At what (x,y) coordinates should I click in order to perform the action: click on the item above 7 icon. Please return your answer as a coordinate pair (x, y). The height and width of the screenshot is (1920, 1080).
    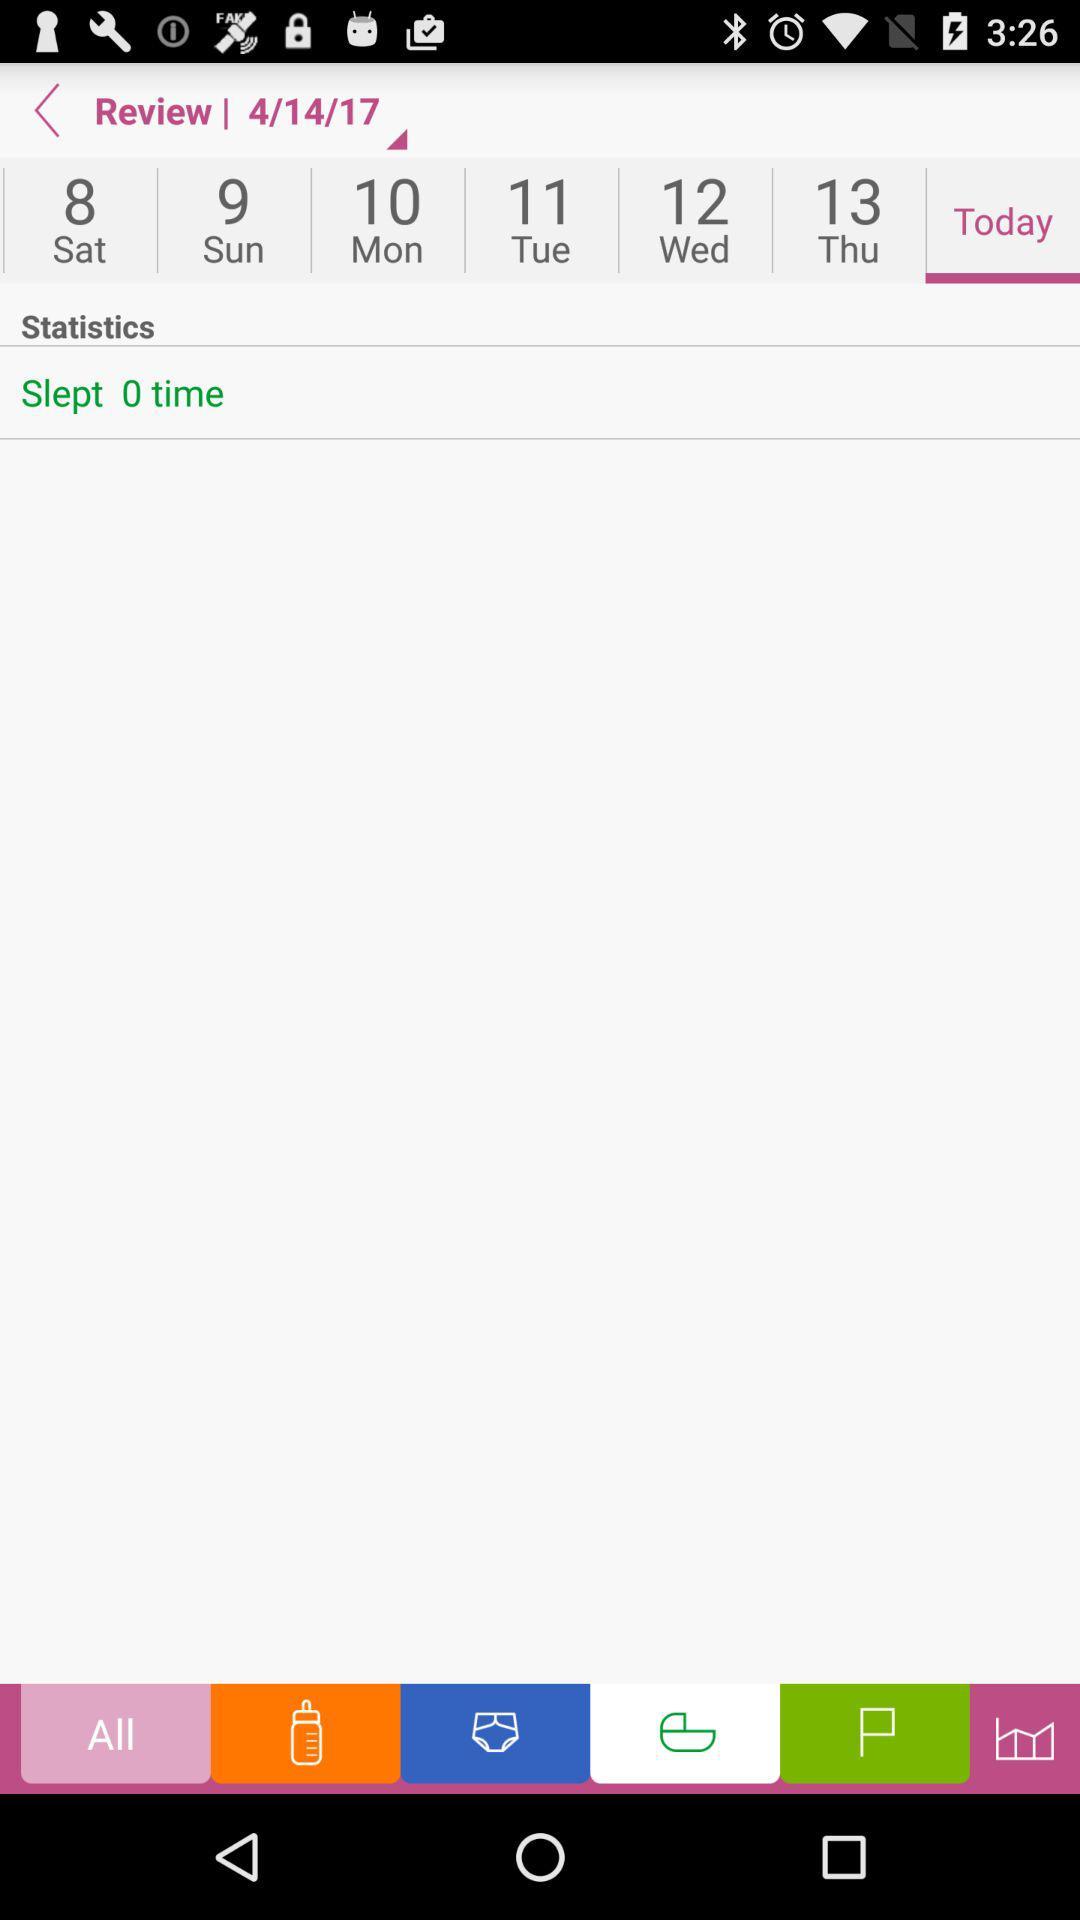
    Looking at the image, I should click on (46, 109).